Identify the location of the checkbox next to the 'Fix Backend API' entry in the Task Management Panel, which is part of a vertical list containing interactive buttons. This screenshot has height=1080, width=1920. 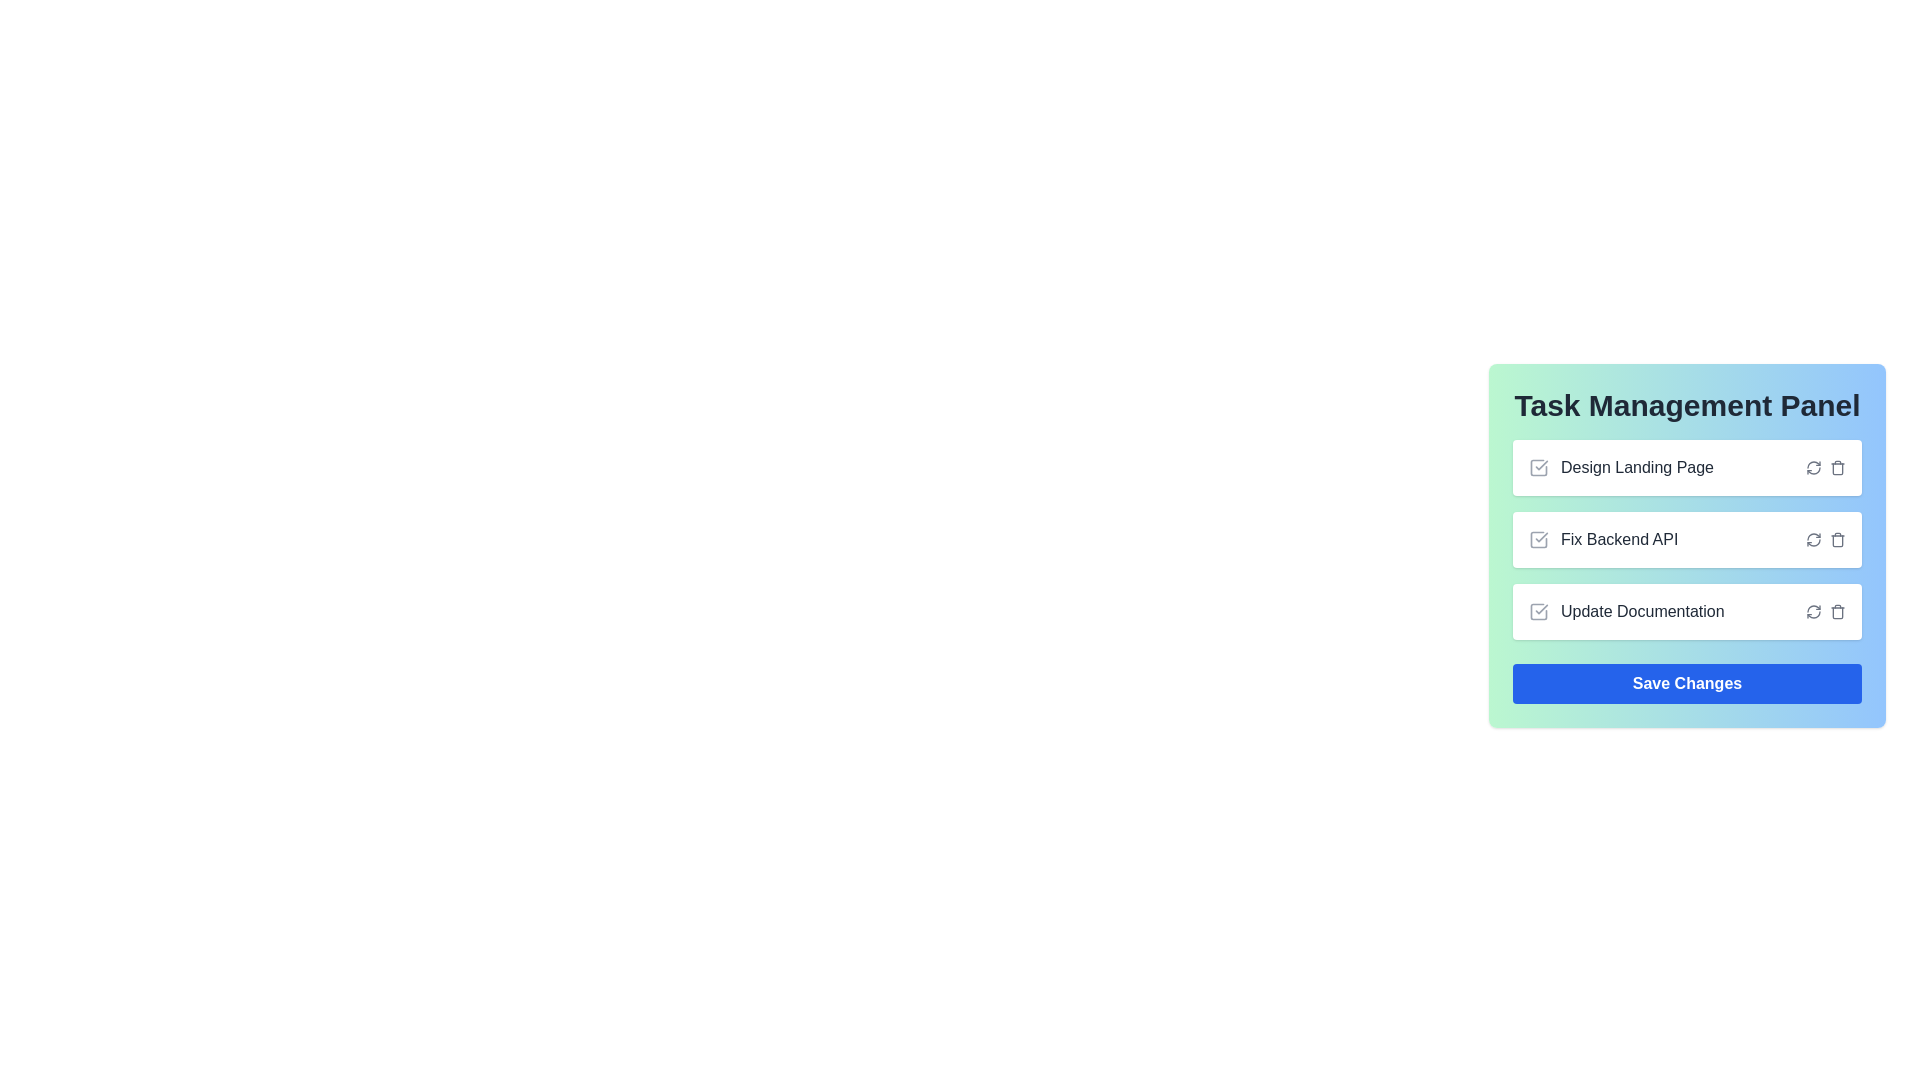
(1686, 540).